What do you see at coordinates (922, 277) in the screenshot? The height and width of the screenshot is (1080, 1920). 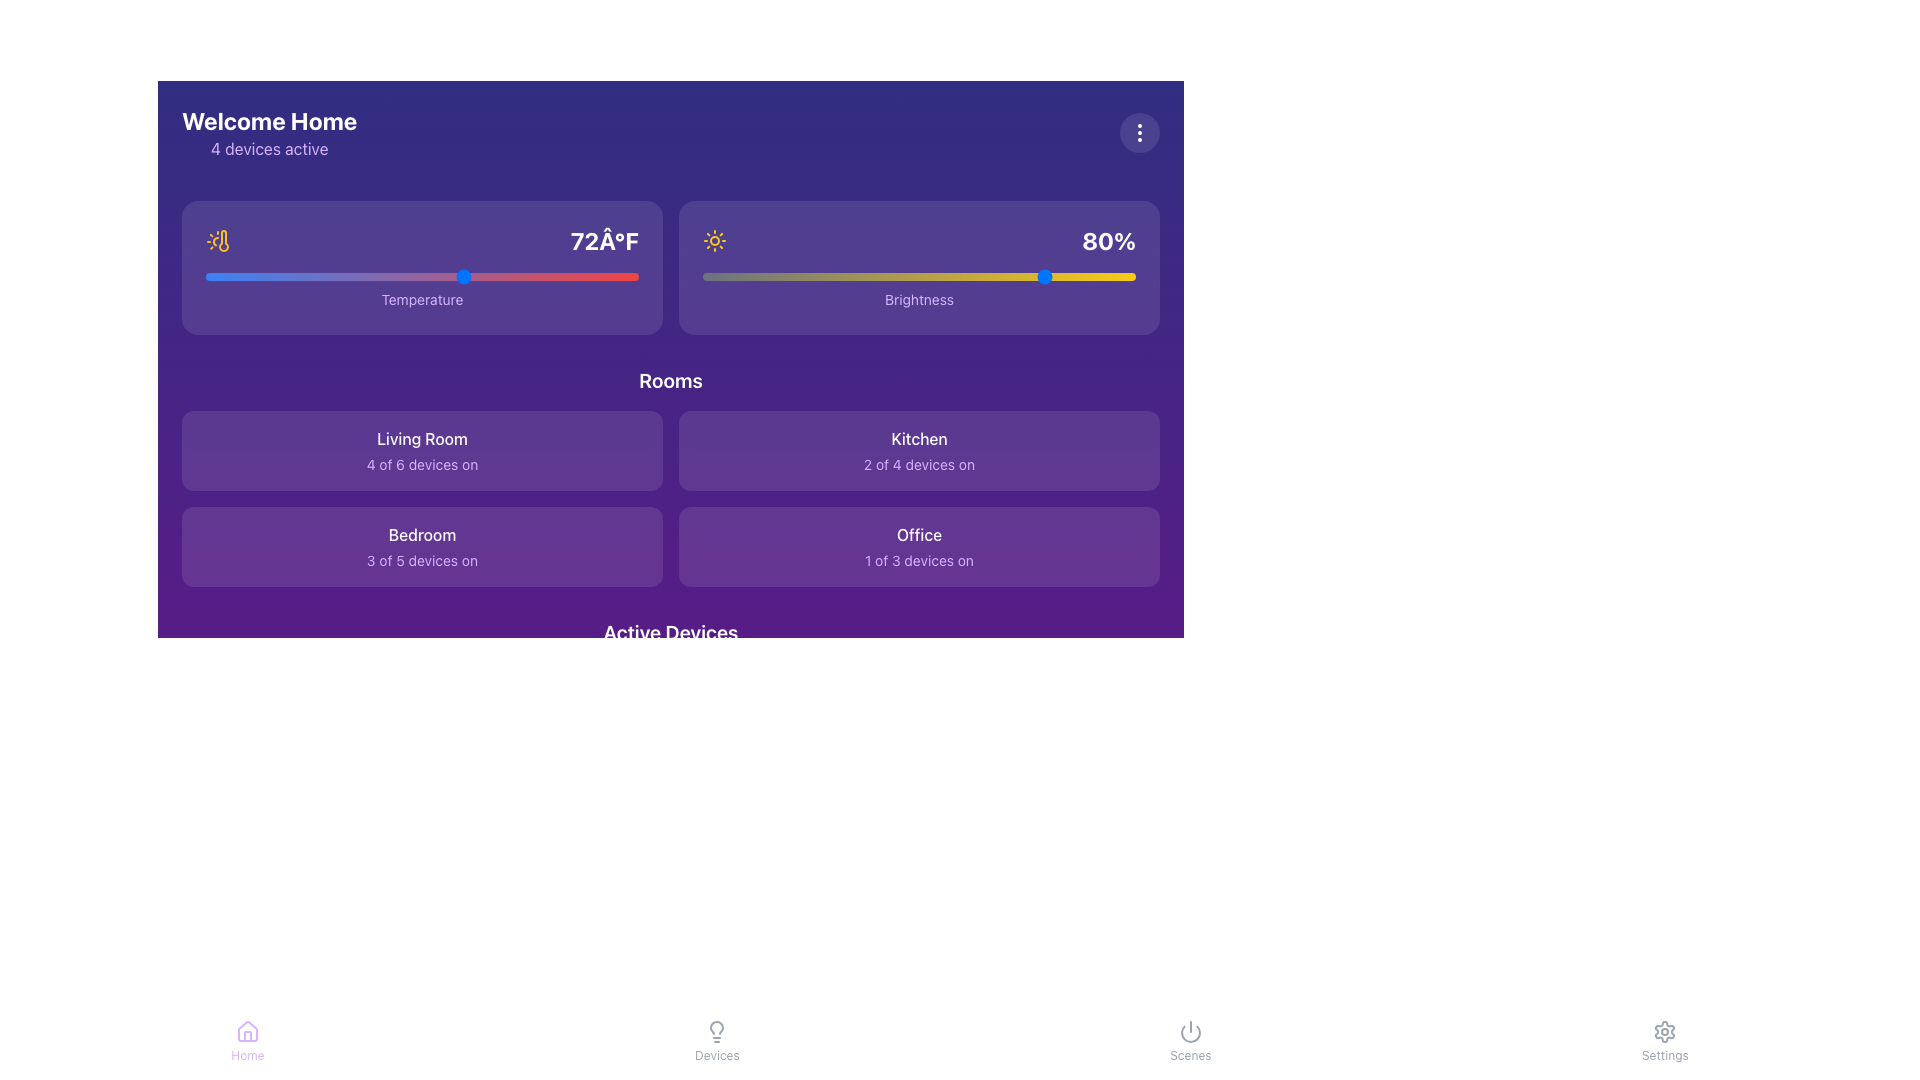 I see `brightness level` at bounding box center [922, 277].